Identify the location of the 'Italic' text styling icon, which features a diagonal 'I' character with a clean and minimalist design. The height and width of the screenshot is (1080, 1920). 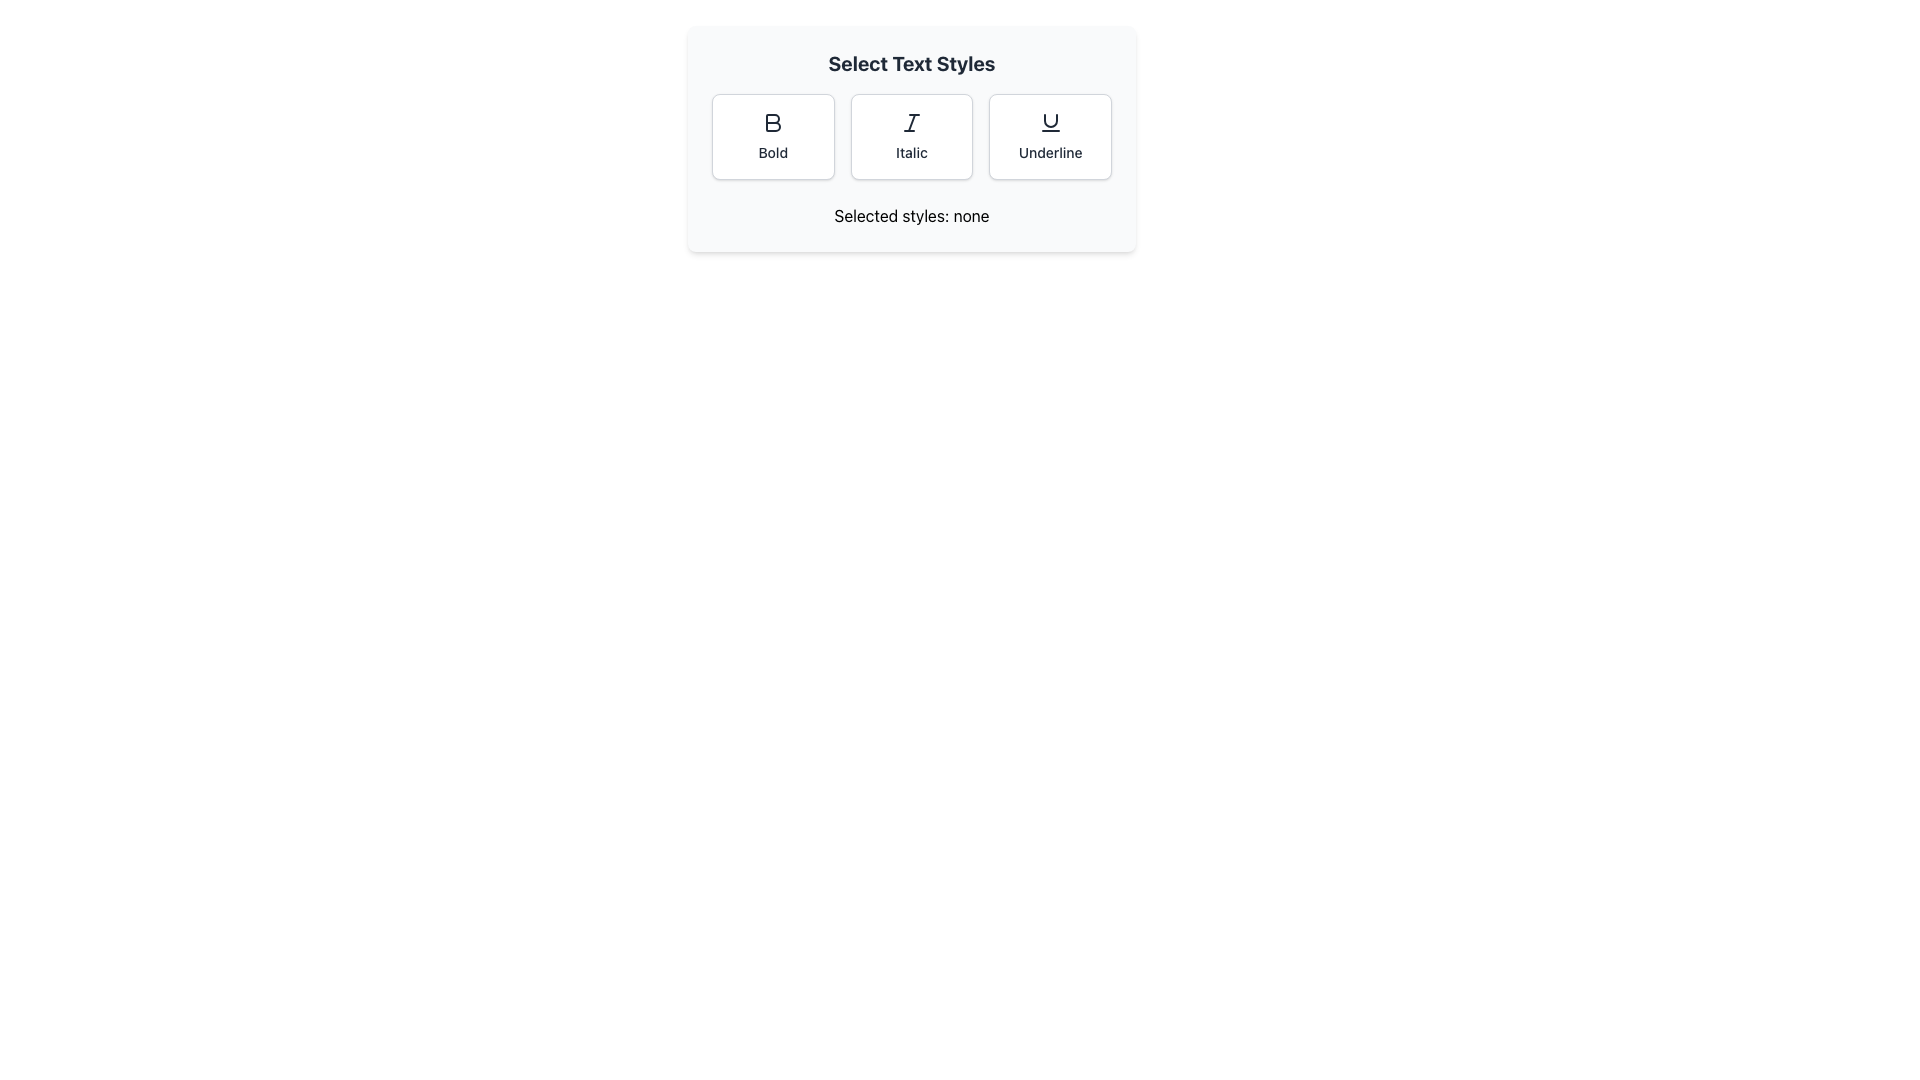
(911, 123).